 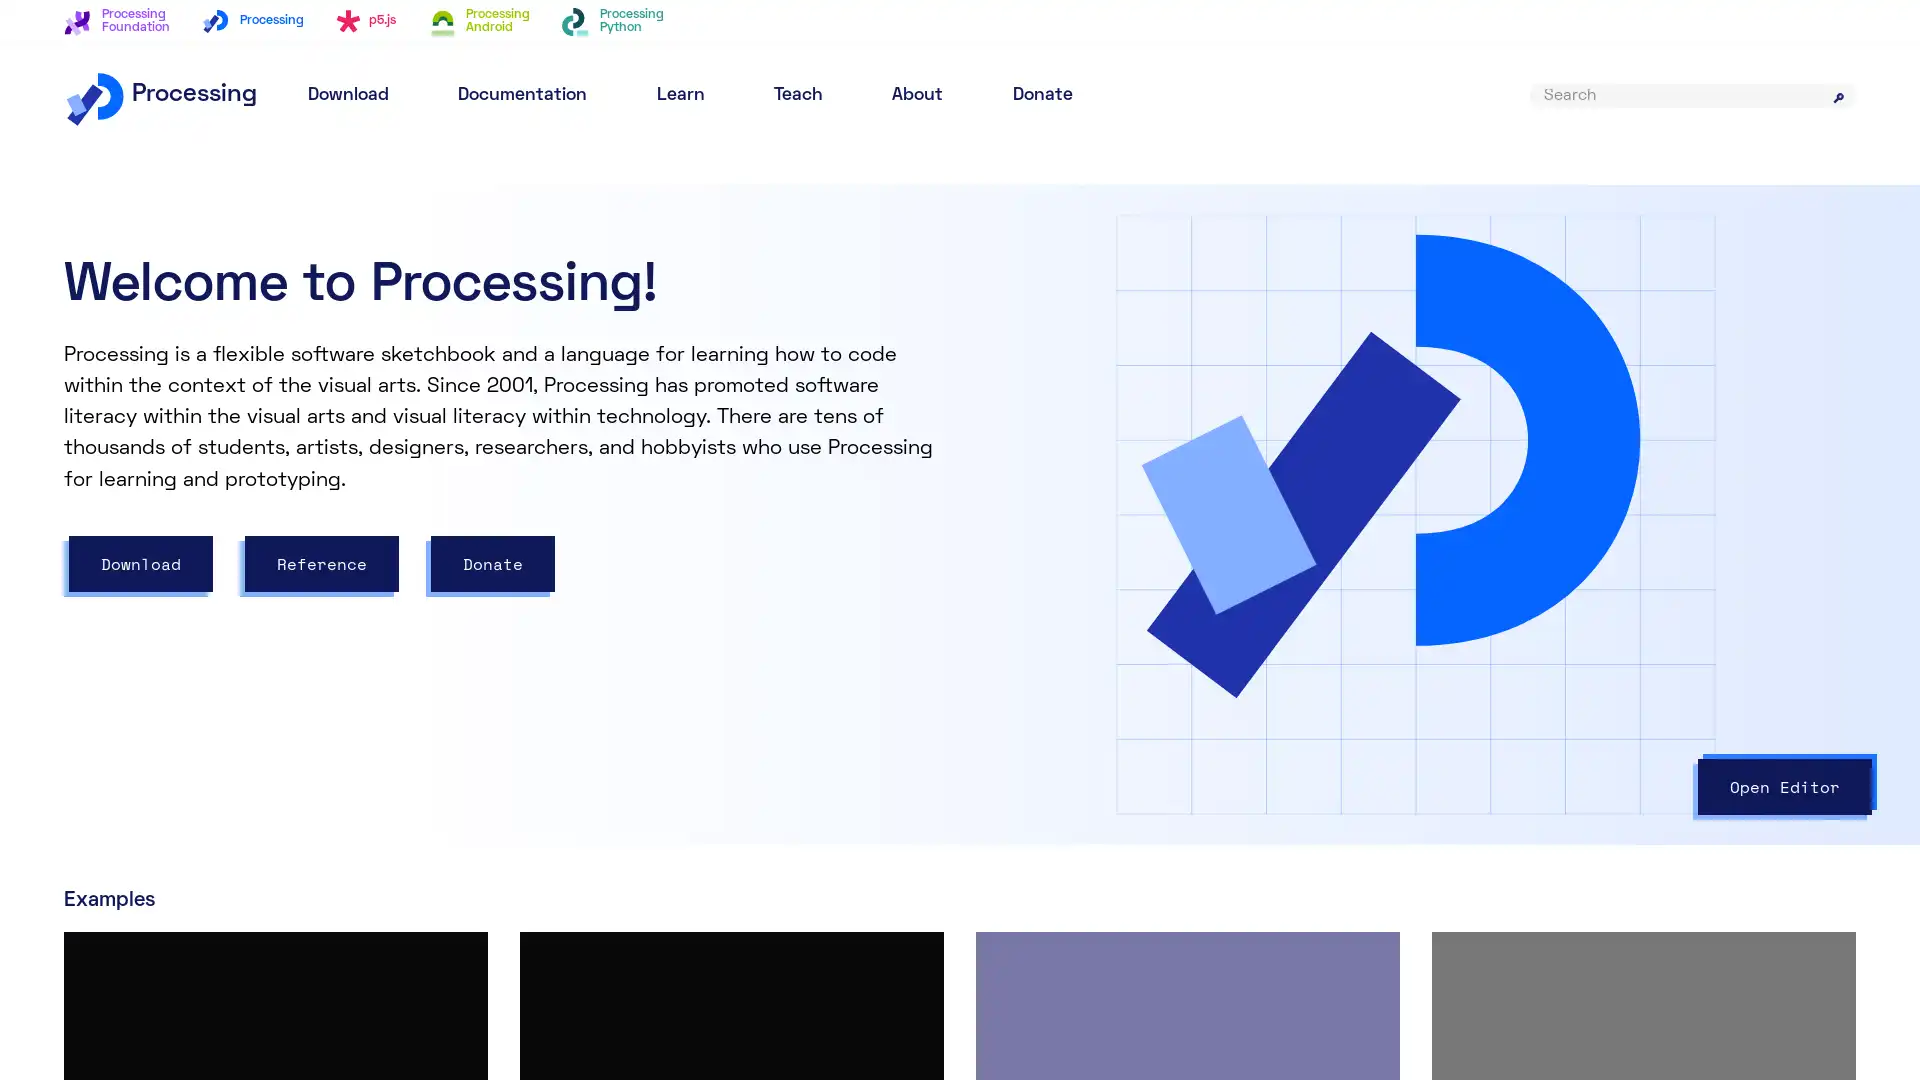 What do you see at coordinates (1184, 663) in the screenshot?
I see `change position` at bounding box center [1184, 663].